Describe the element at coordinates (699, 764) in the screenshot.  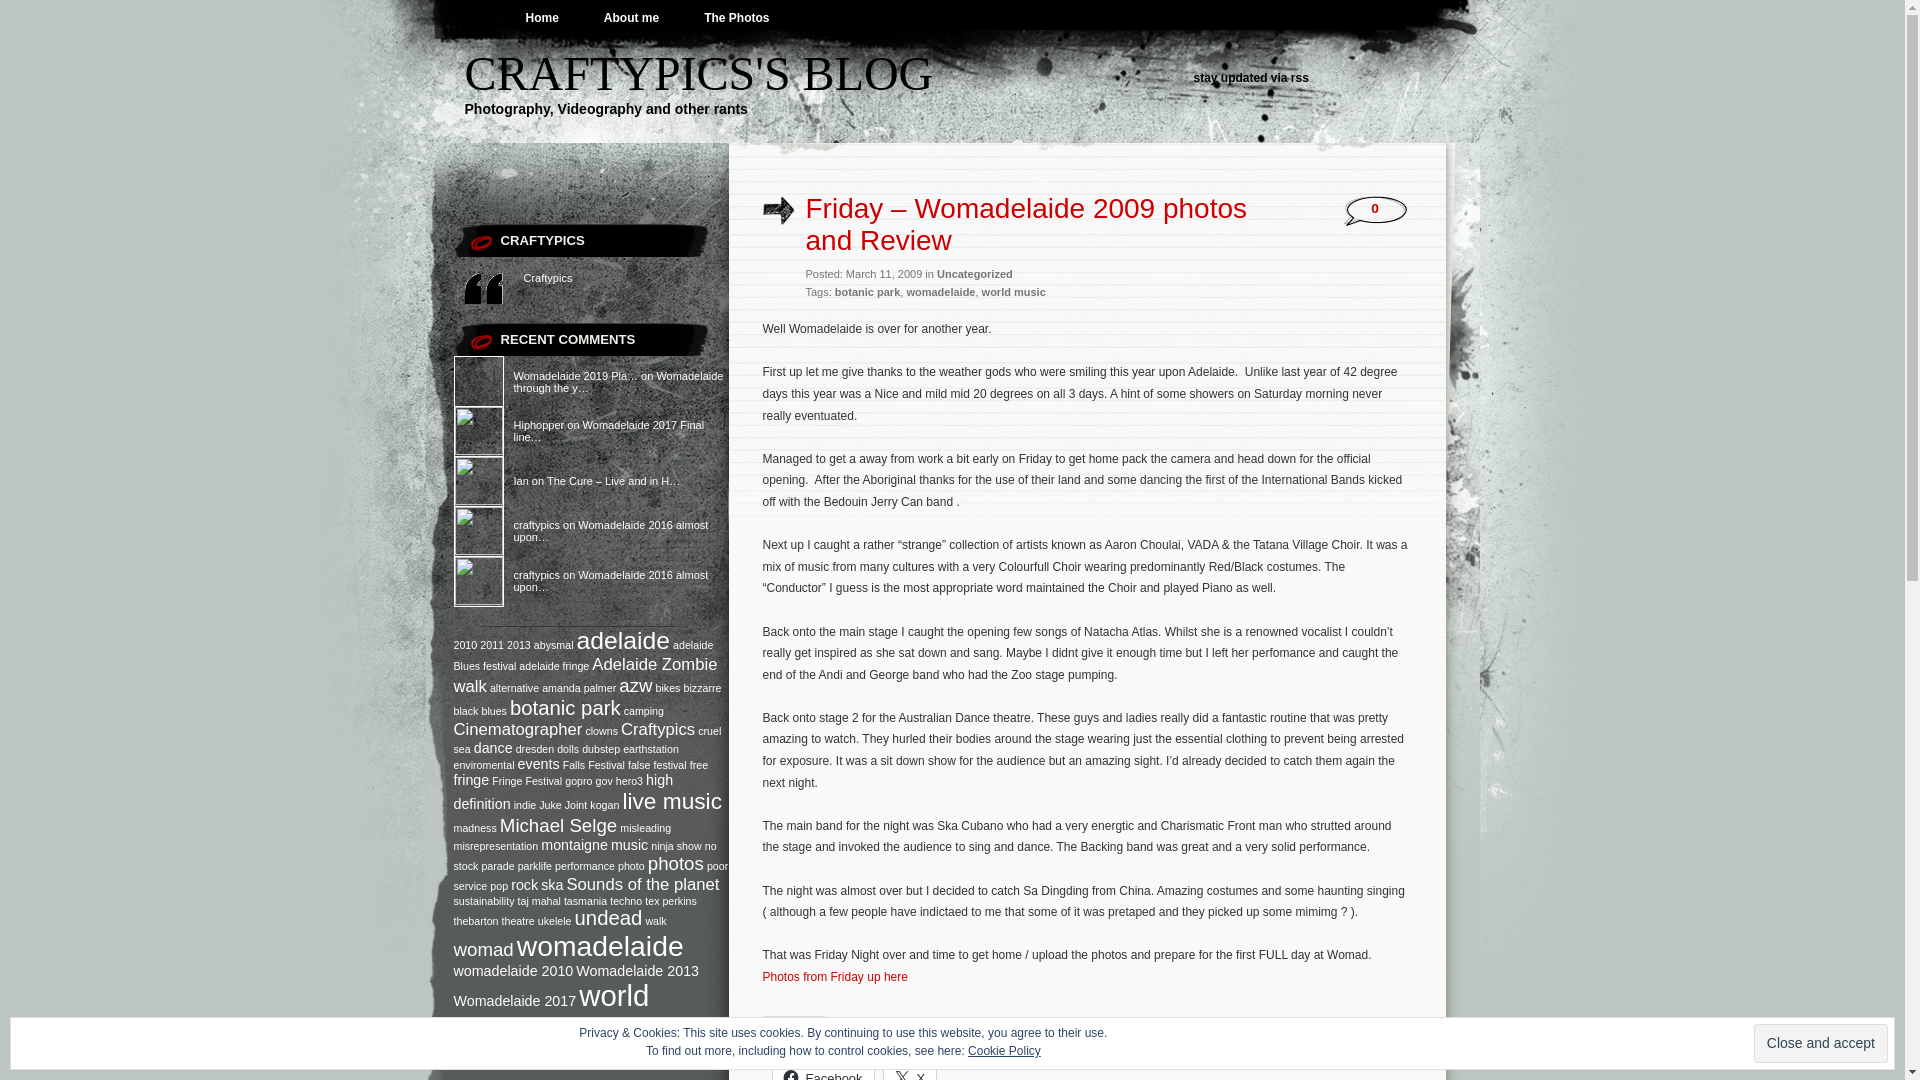
I see `'free'` at that location.